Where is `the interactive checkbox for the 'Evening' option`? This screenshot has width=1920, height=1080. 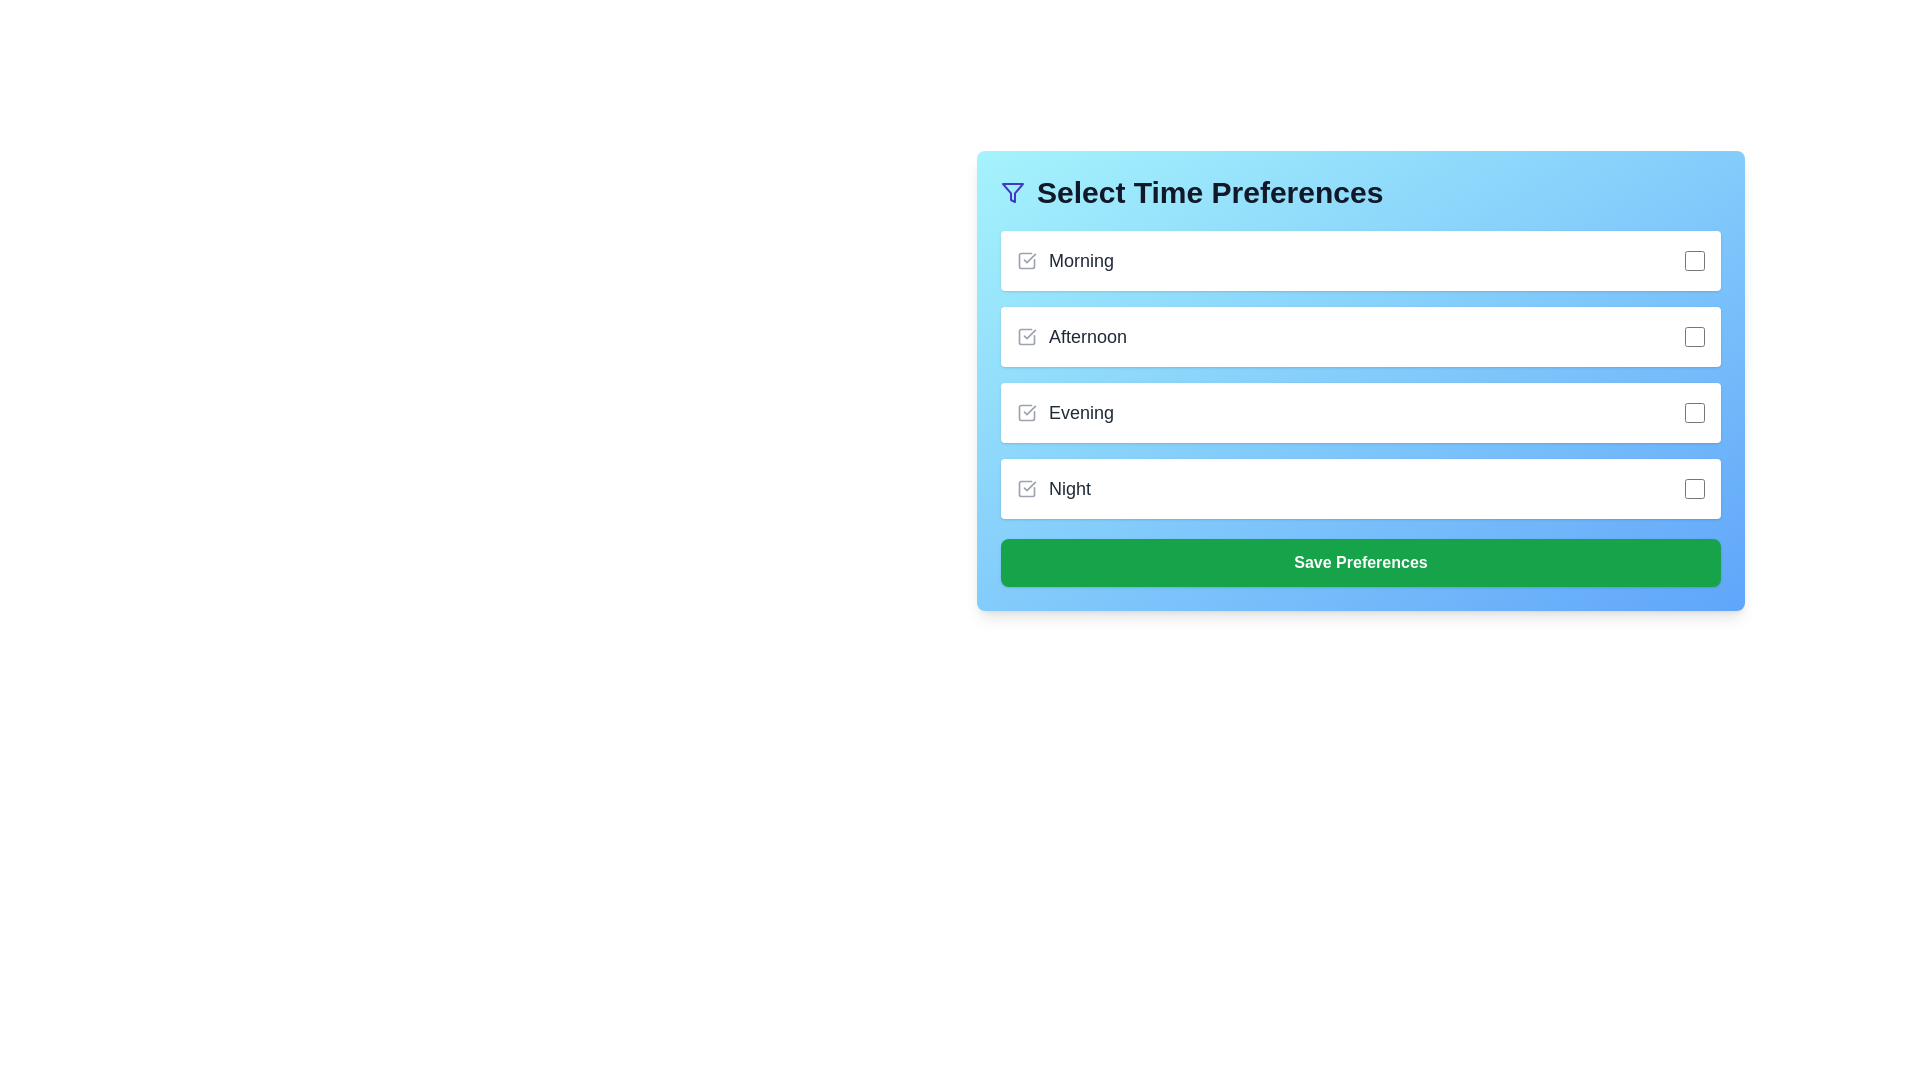 the interactive checkbox for the 'Evening' option is located at coordinates (1027, 411).